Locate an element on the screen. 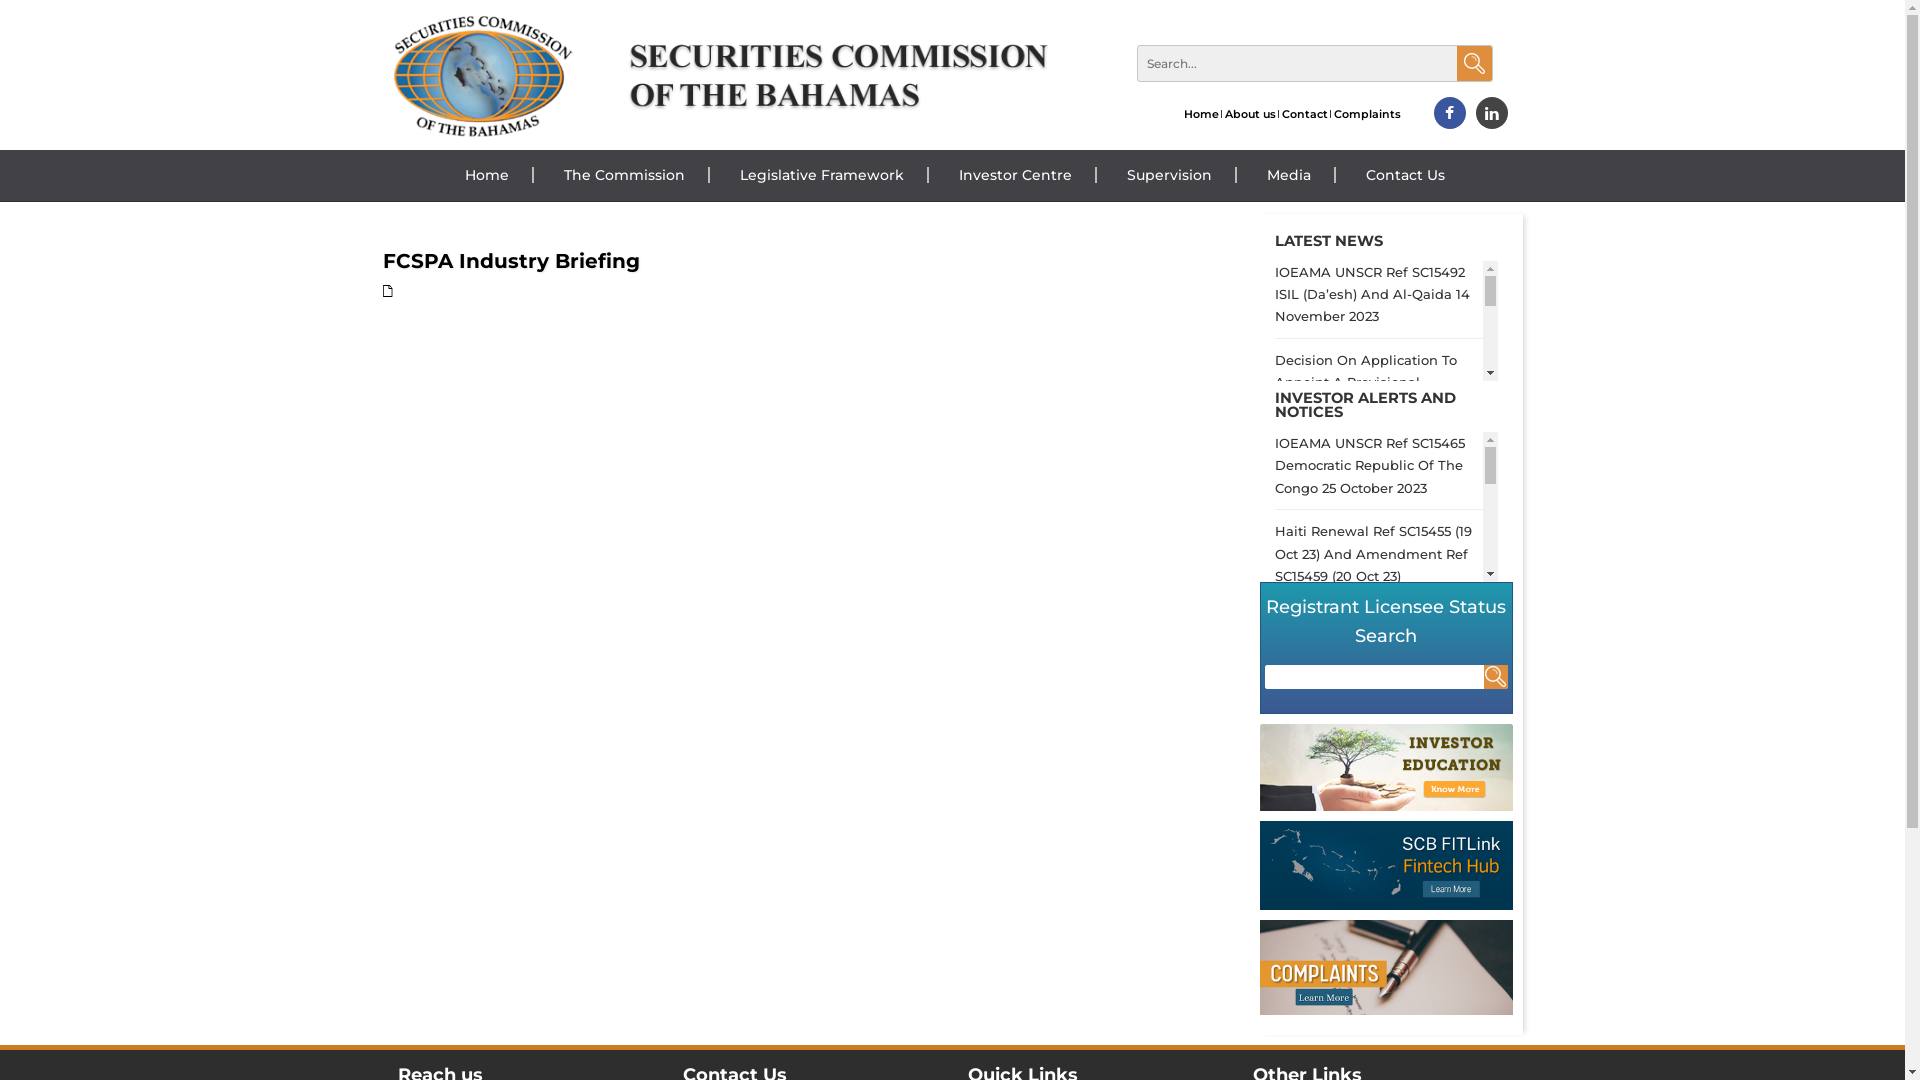  'Search' is located at coordinates (1483, 676).